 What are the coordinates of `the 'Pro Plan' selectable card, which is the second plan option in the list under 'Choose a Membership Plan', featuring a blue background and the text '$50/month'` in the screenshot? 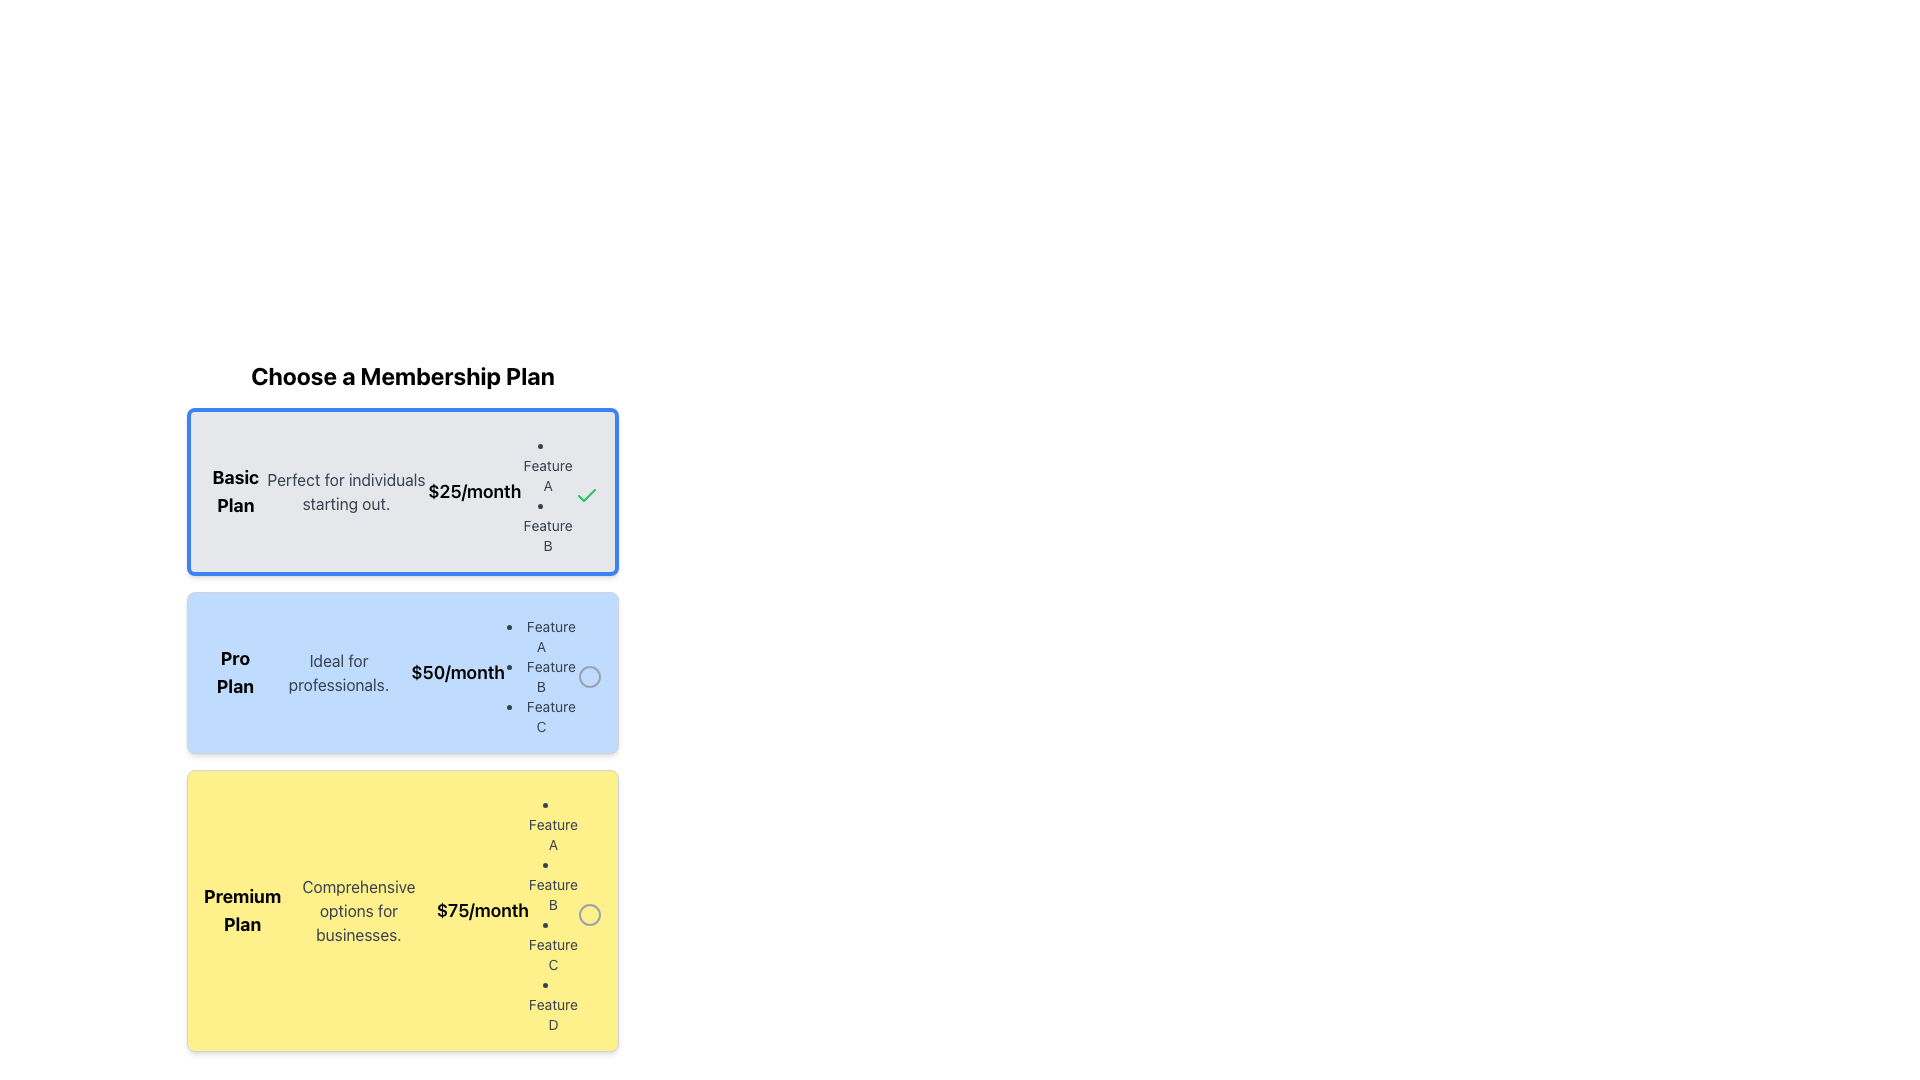 It's located at (402, 672).